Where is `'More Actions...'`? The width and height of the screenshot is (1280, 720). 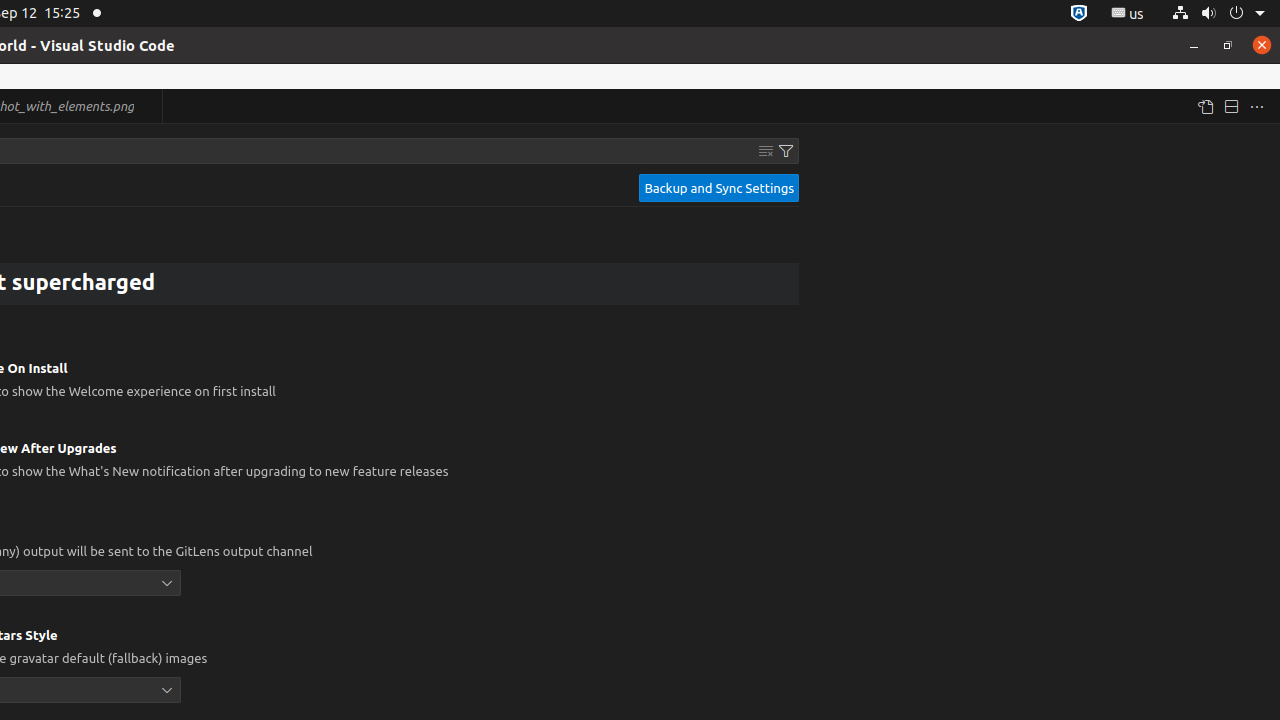 'More Actions...' is located at coordinates (1255, 106).